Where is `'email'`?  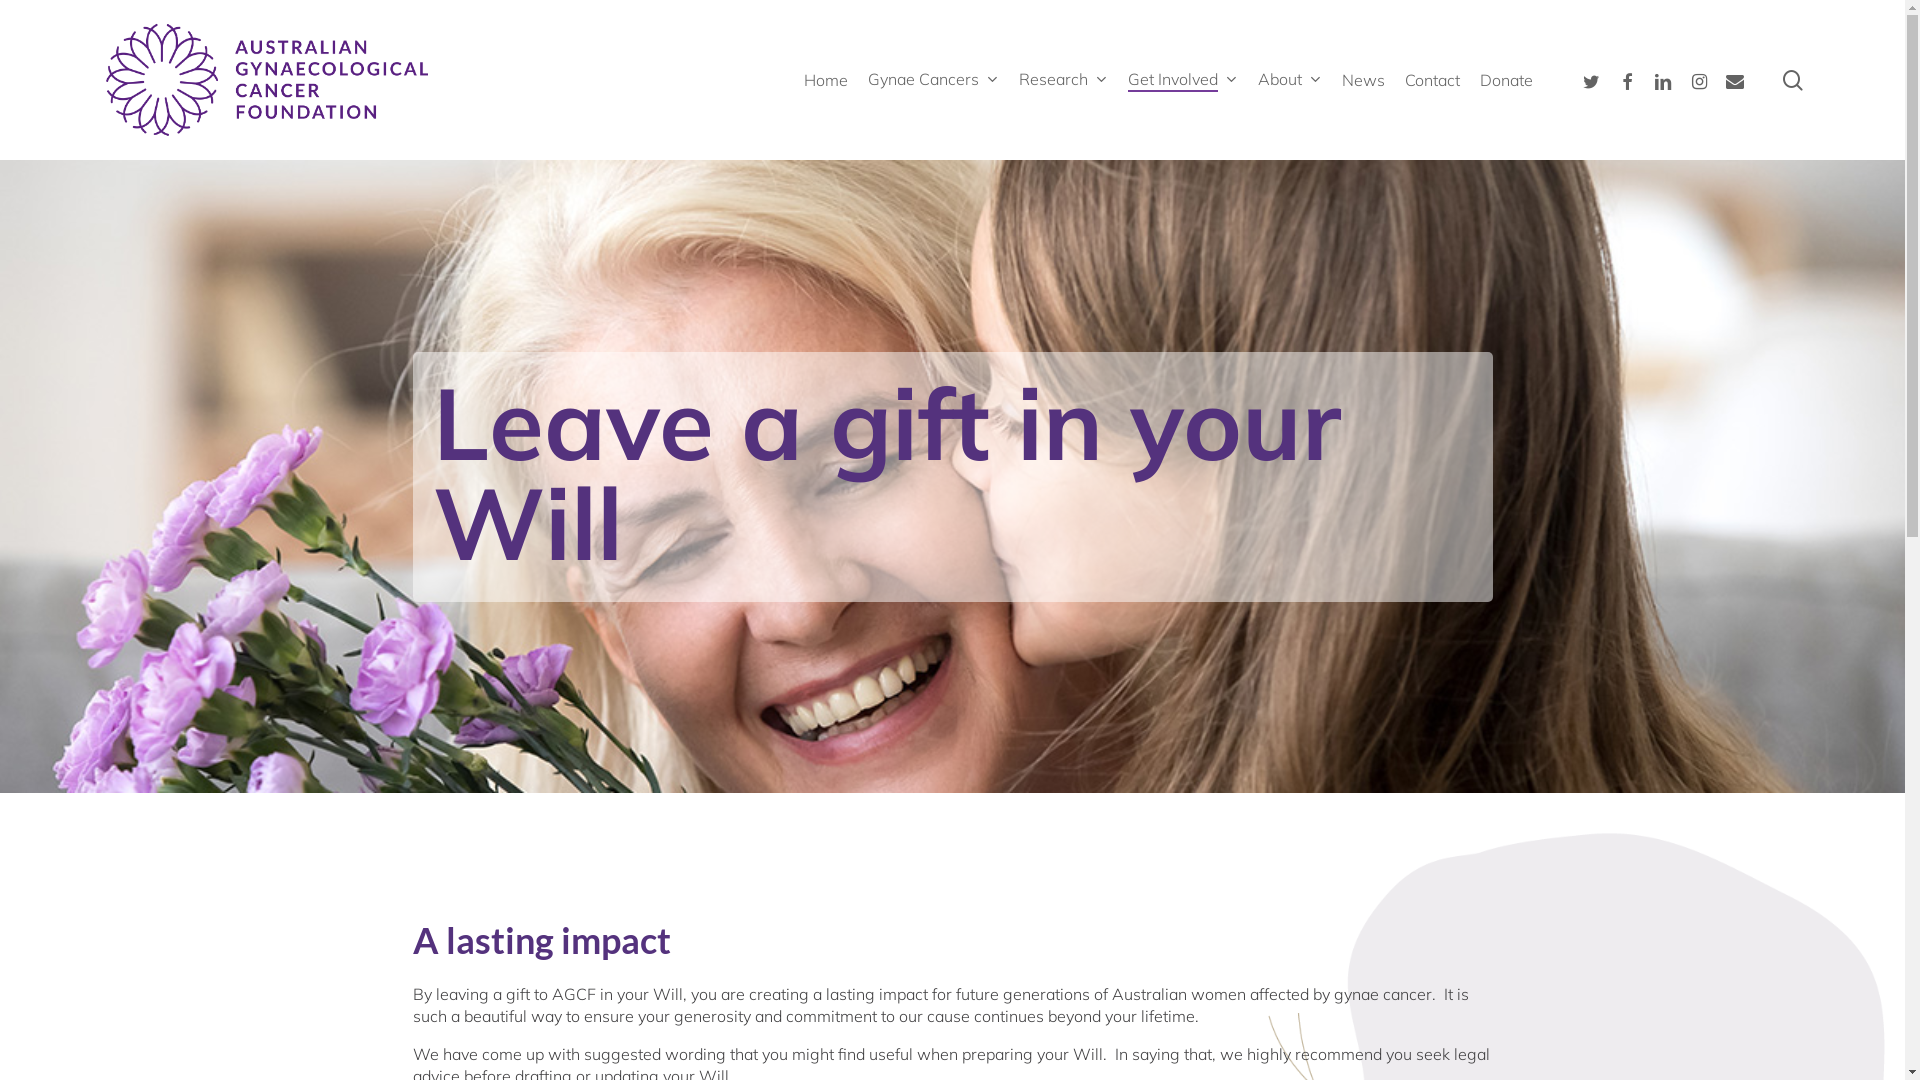 'email' is located at coordinates (1733, 79).